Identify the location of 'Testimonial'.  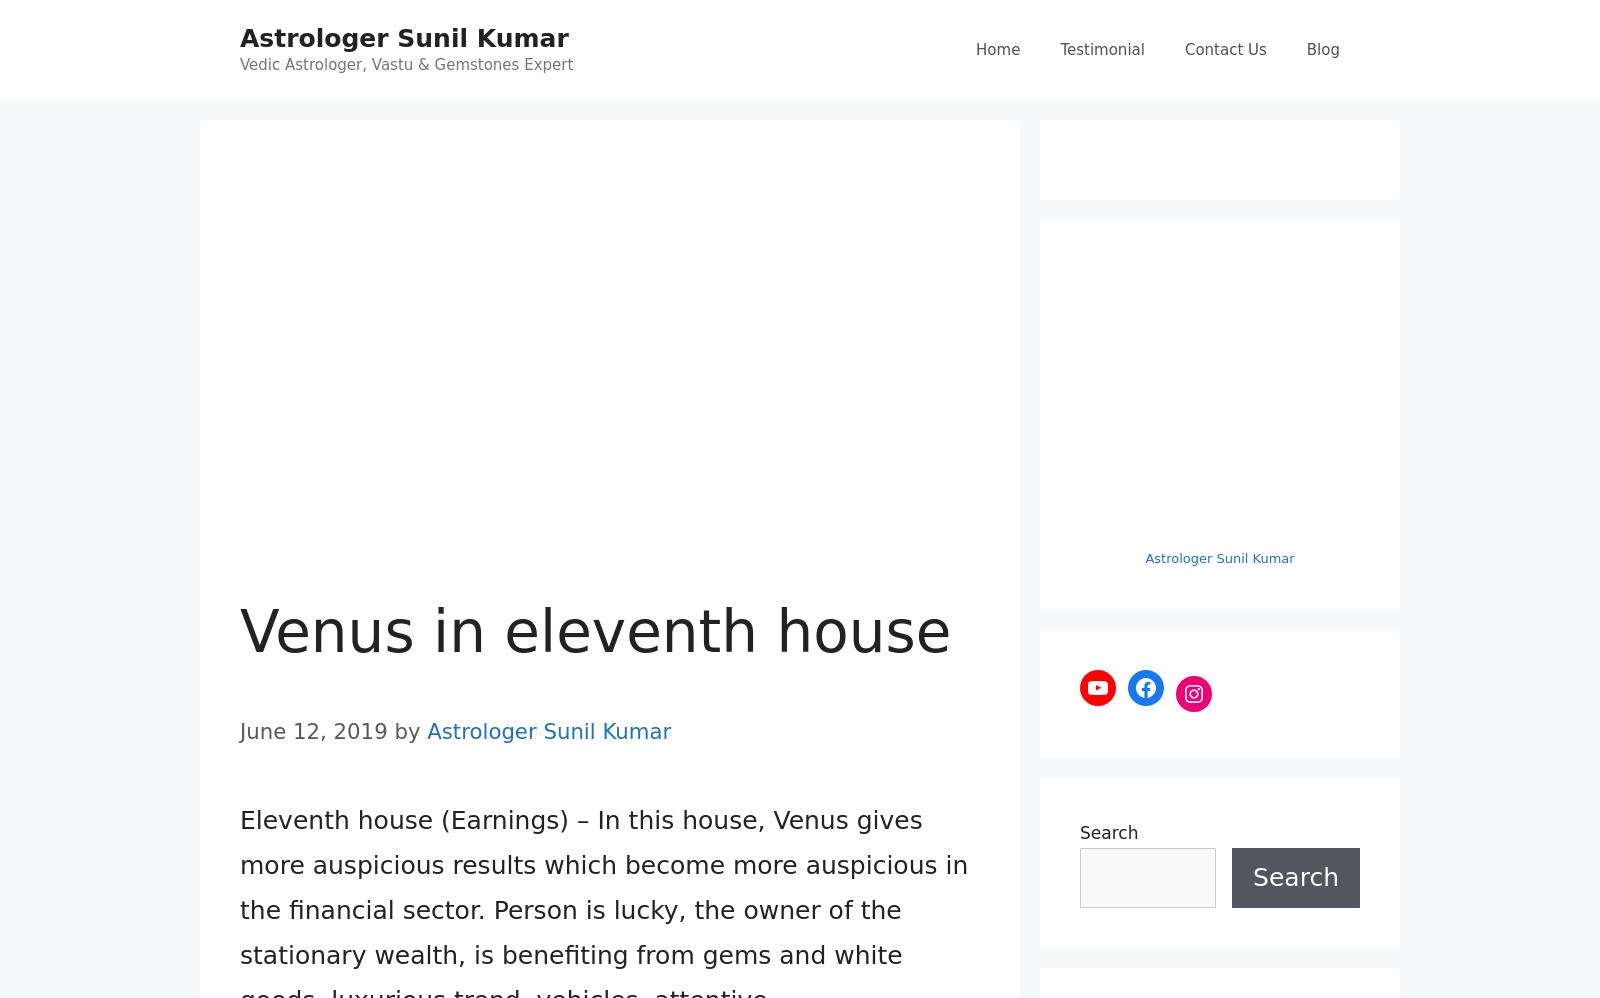
(1101, 49).